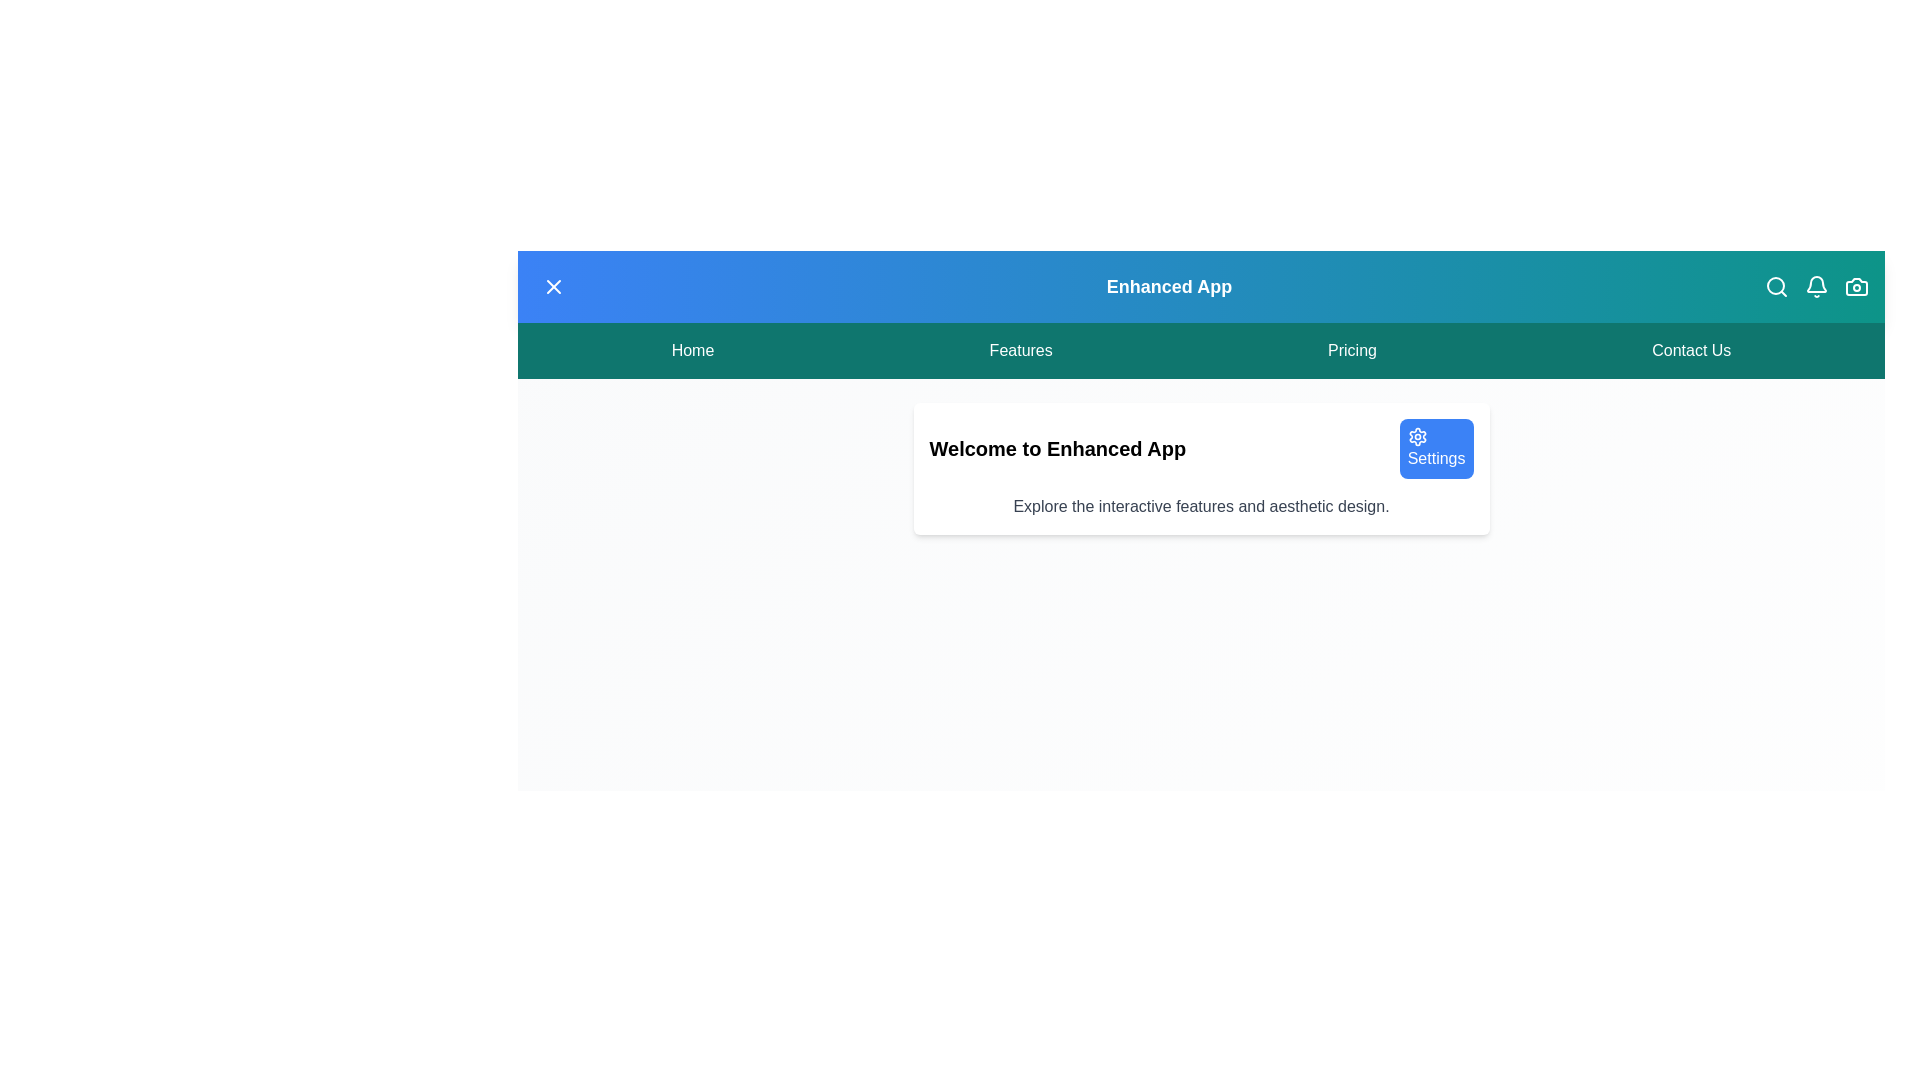 This screenshot has height=1080, width=1920. Describe the element at coordinates (1856, 286) in the screenshot. I see `the camera icon in the app bar` at that location.